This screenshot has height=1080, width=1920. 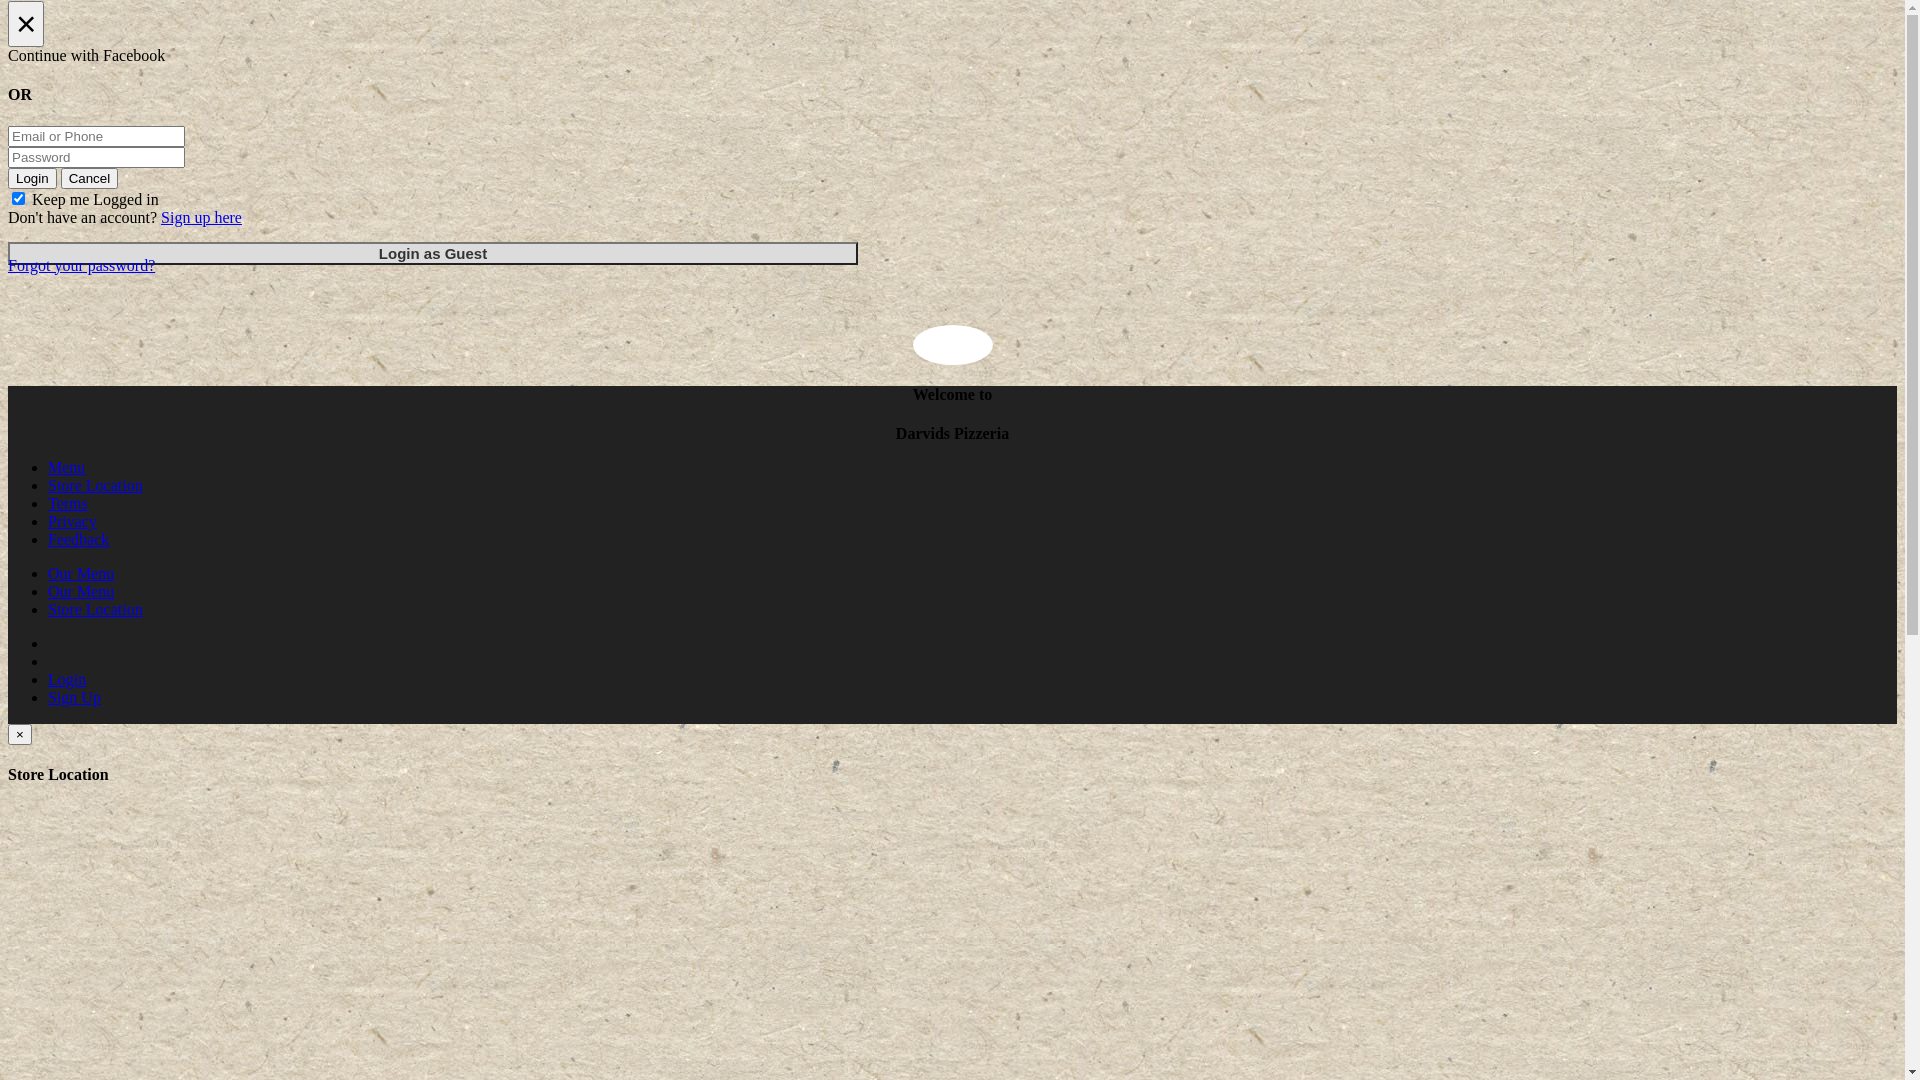 What do you see at coordinates (80, 573) in the screenshot?
I see `'Our Menu'` at bounding box center [80, 573].